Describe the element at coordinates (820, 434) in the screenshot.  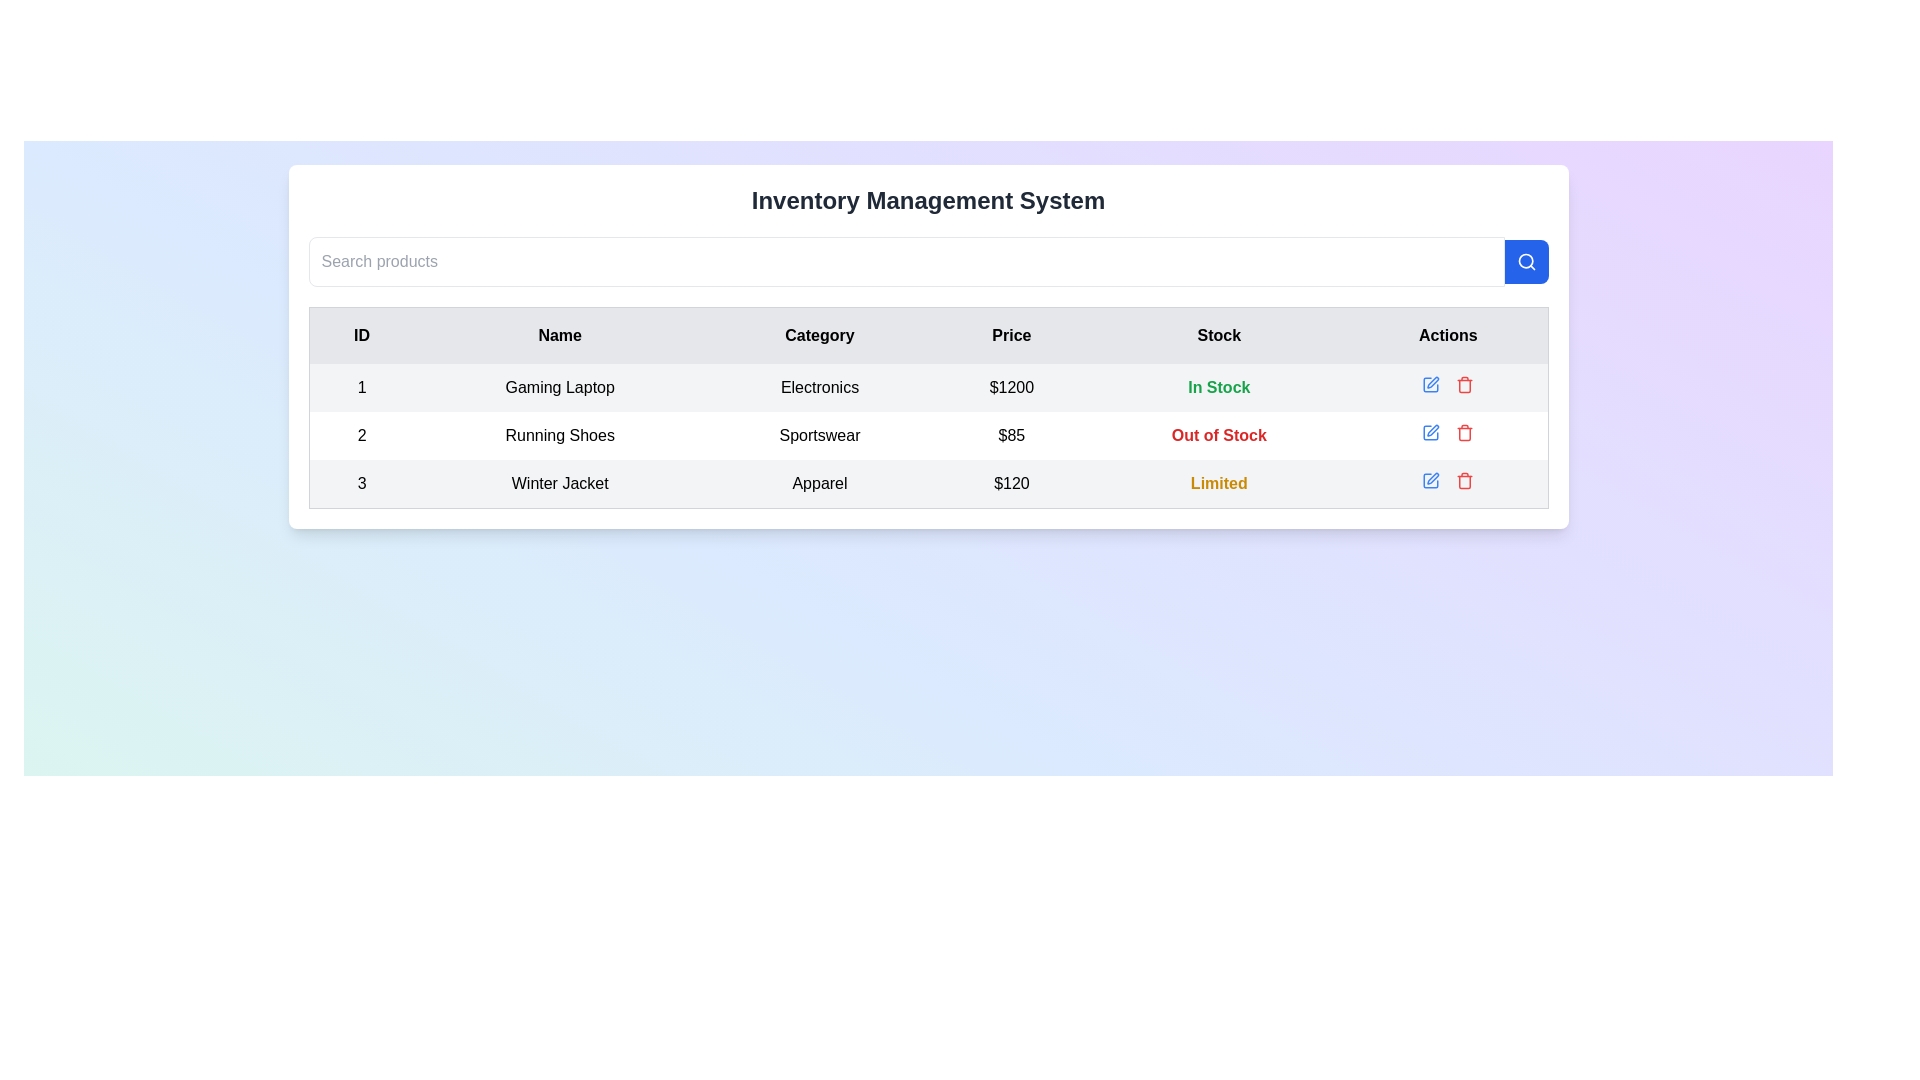
I see `the category label for 'Running Shoes' located in the third column of the table` at that location.